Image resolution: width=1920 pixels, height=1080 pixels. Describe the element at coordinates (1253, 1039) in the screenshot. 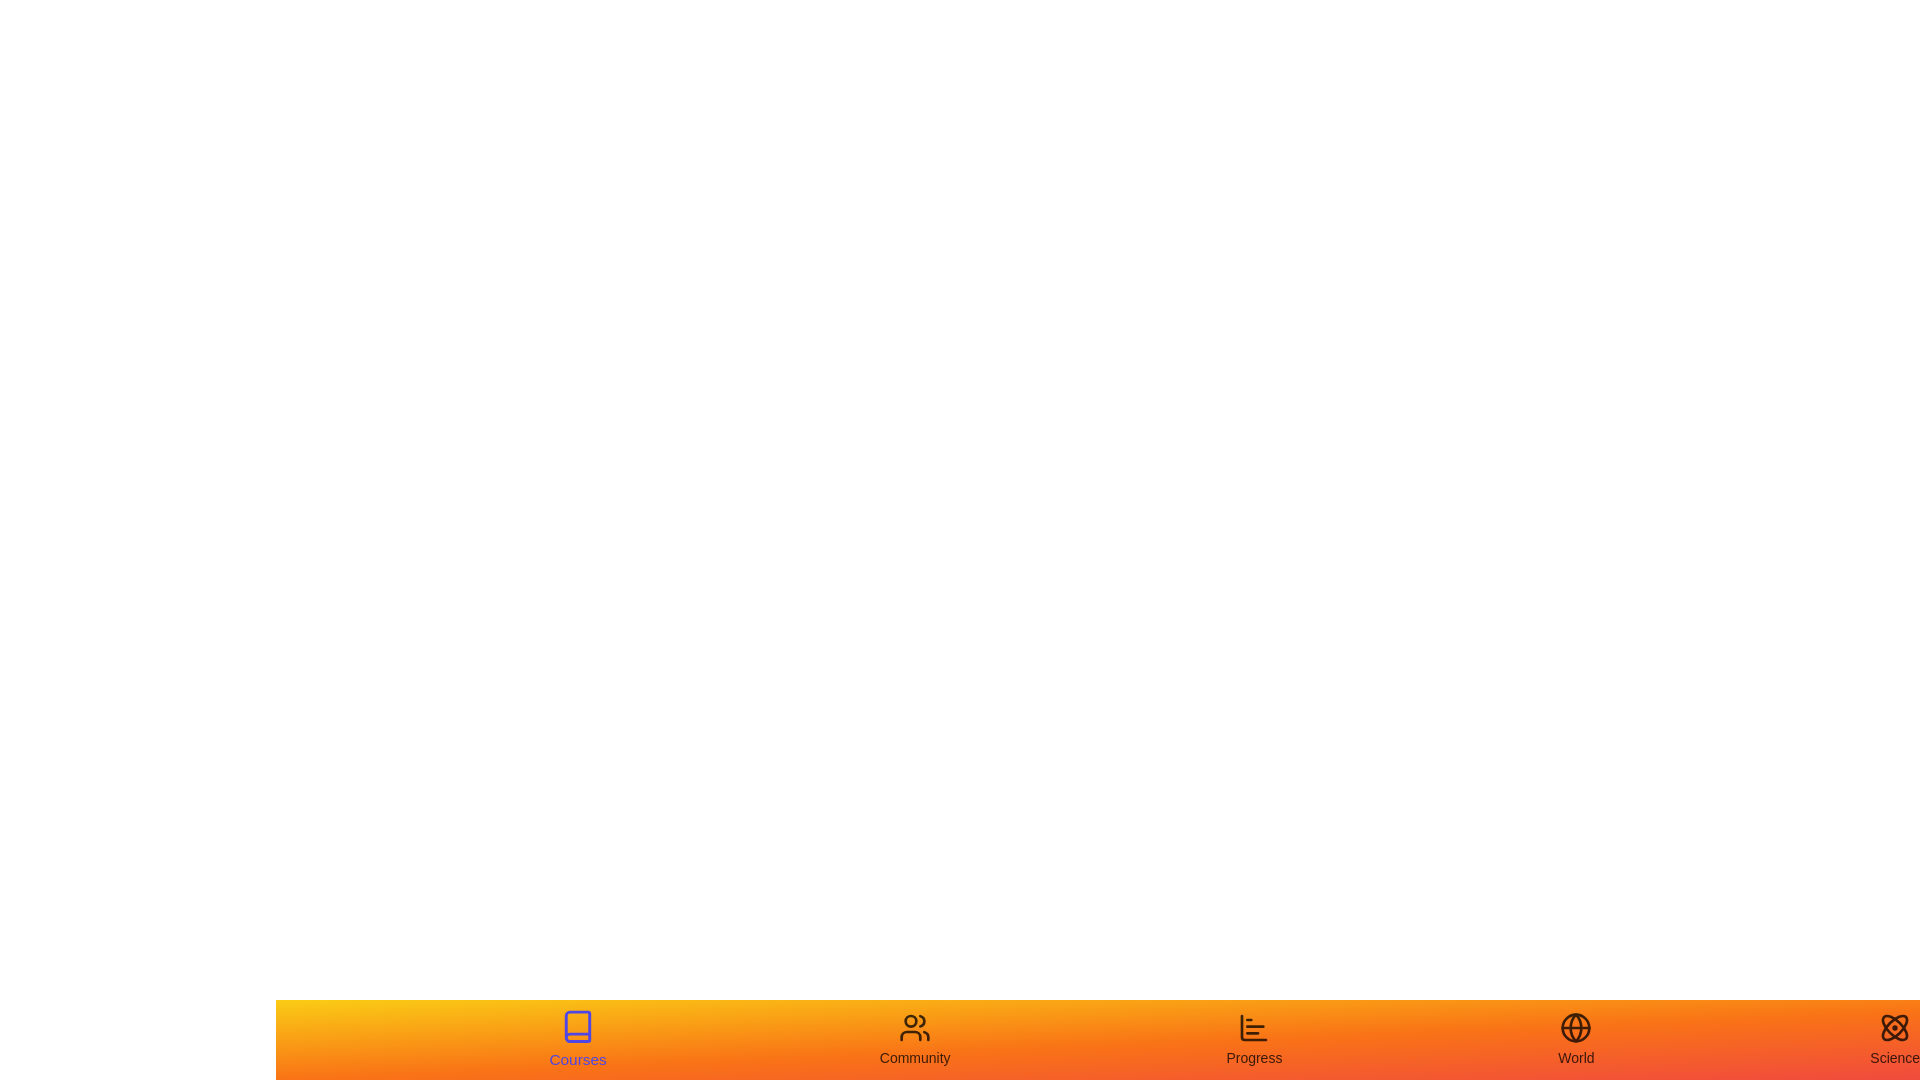

I see `the Progress tab to view its hover effect` at that location.